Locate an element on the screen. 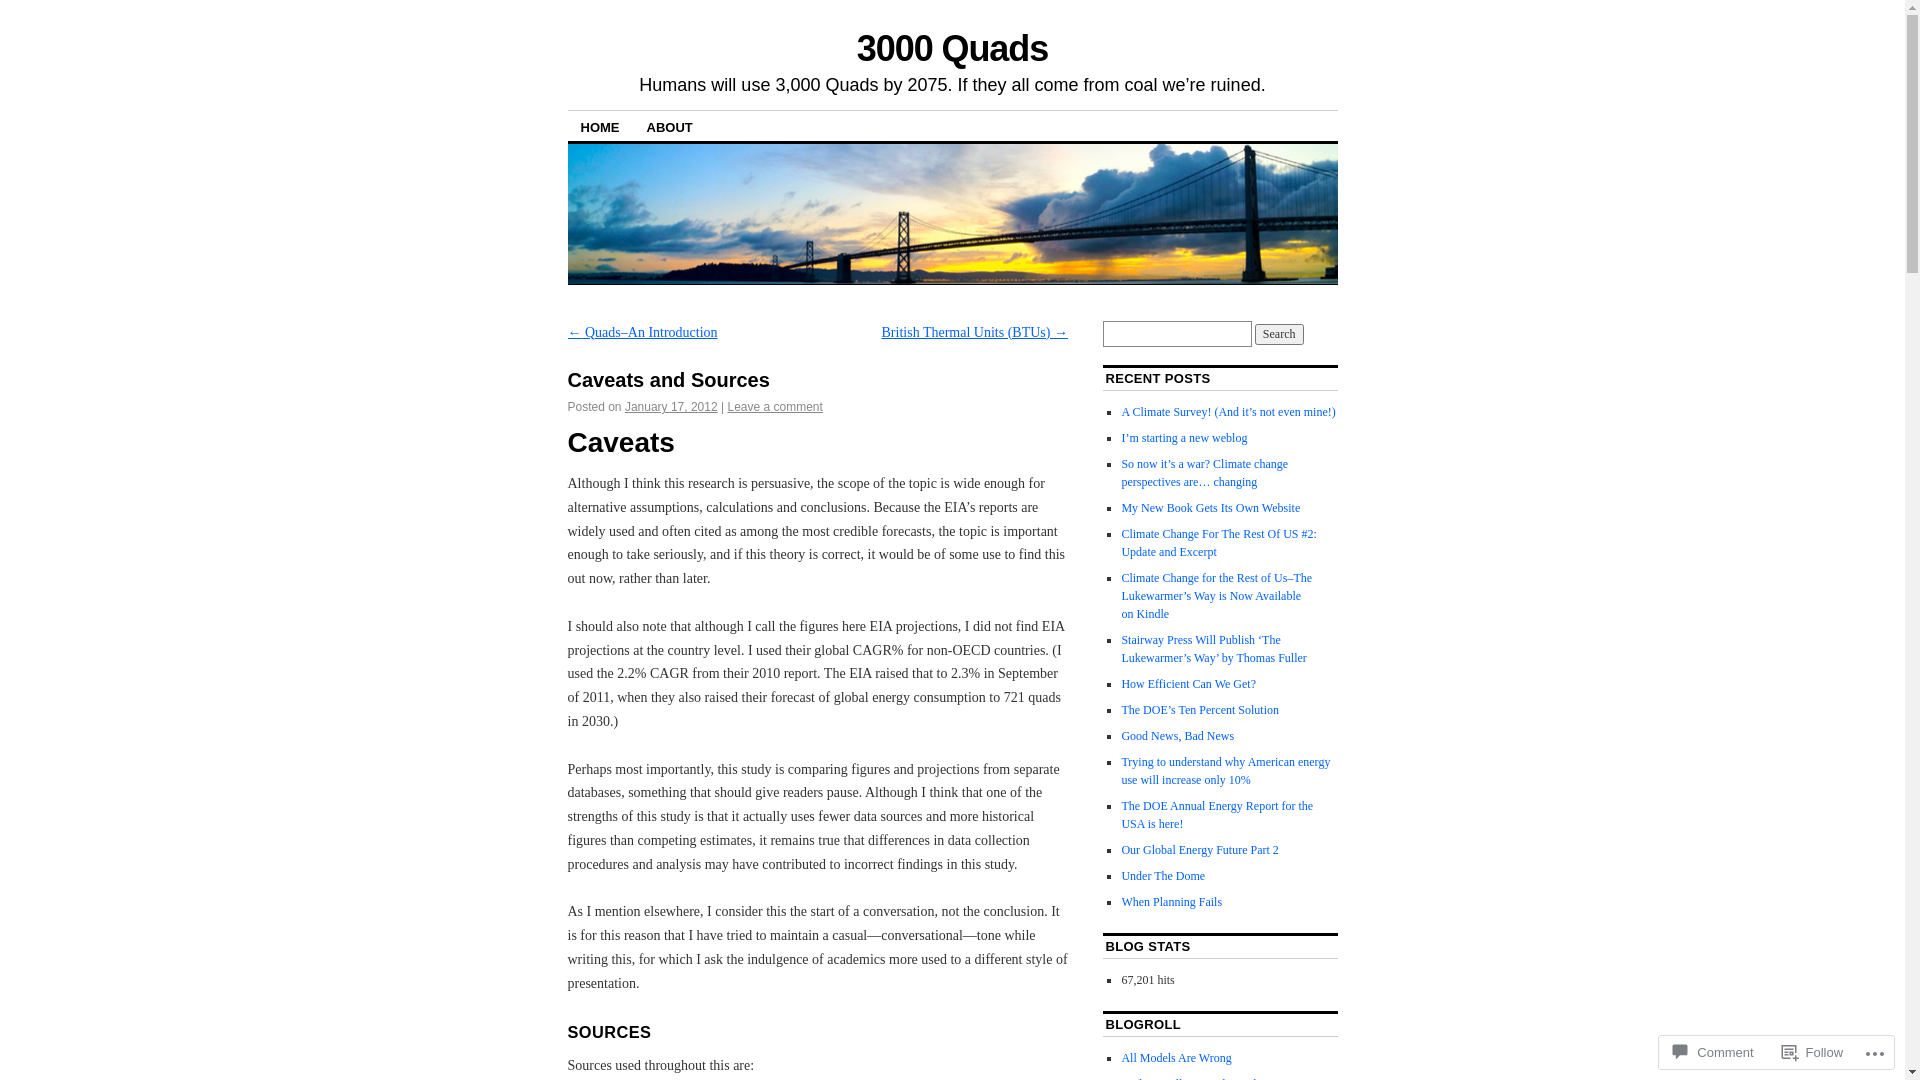  'Search' is located at coordinates (1278, 333).